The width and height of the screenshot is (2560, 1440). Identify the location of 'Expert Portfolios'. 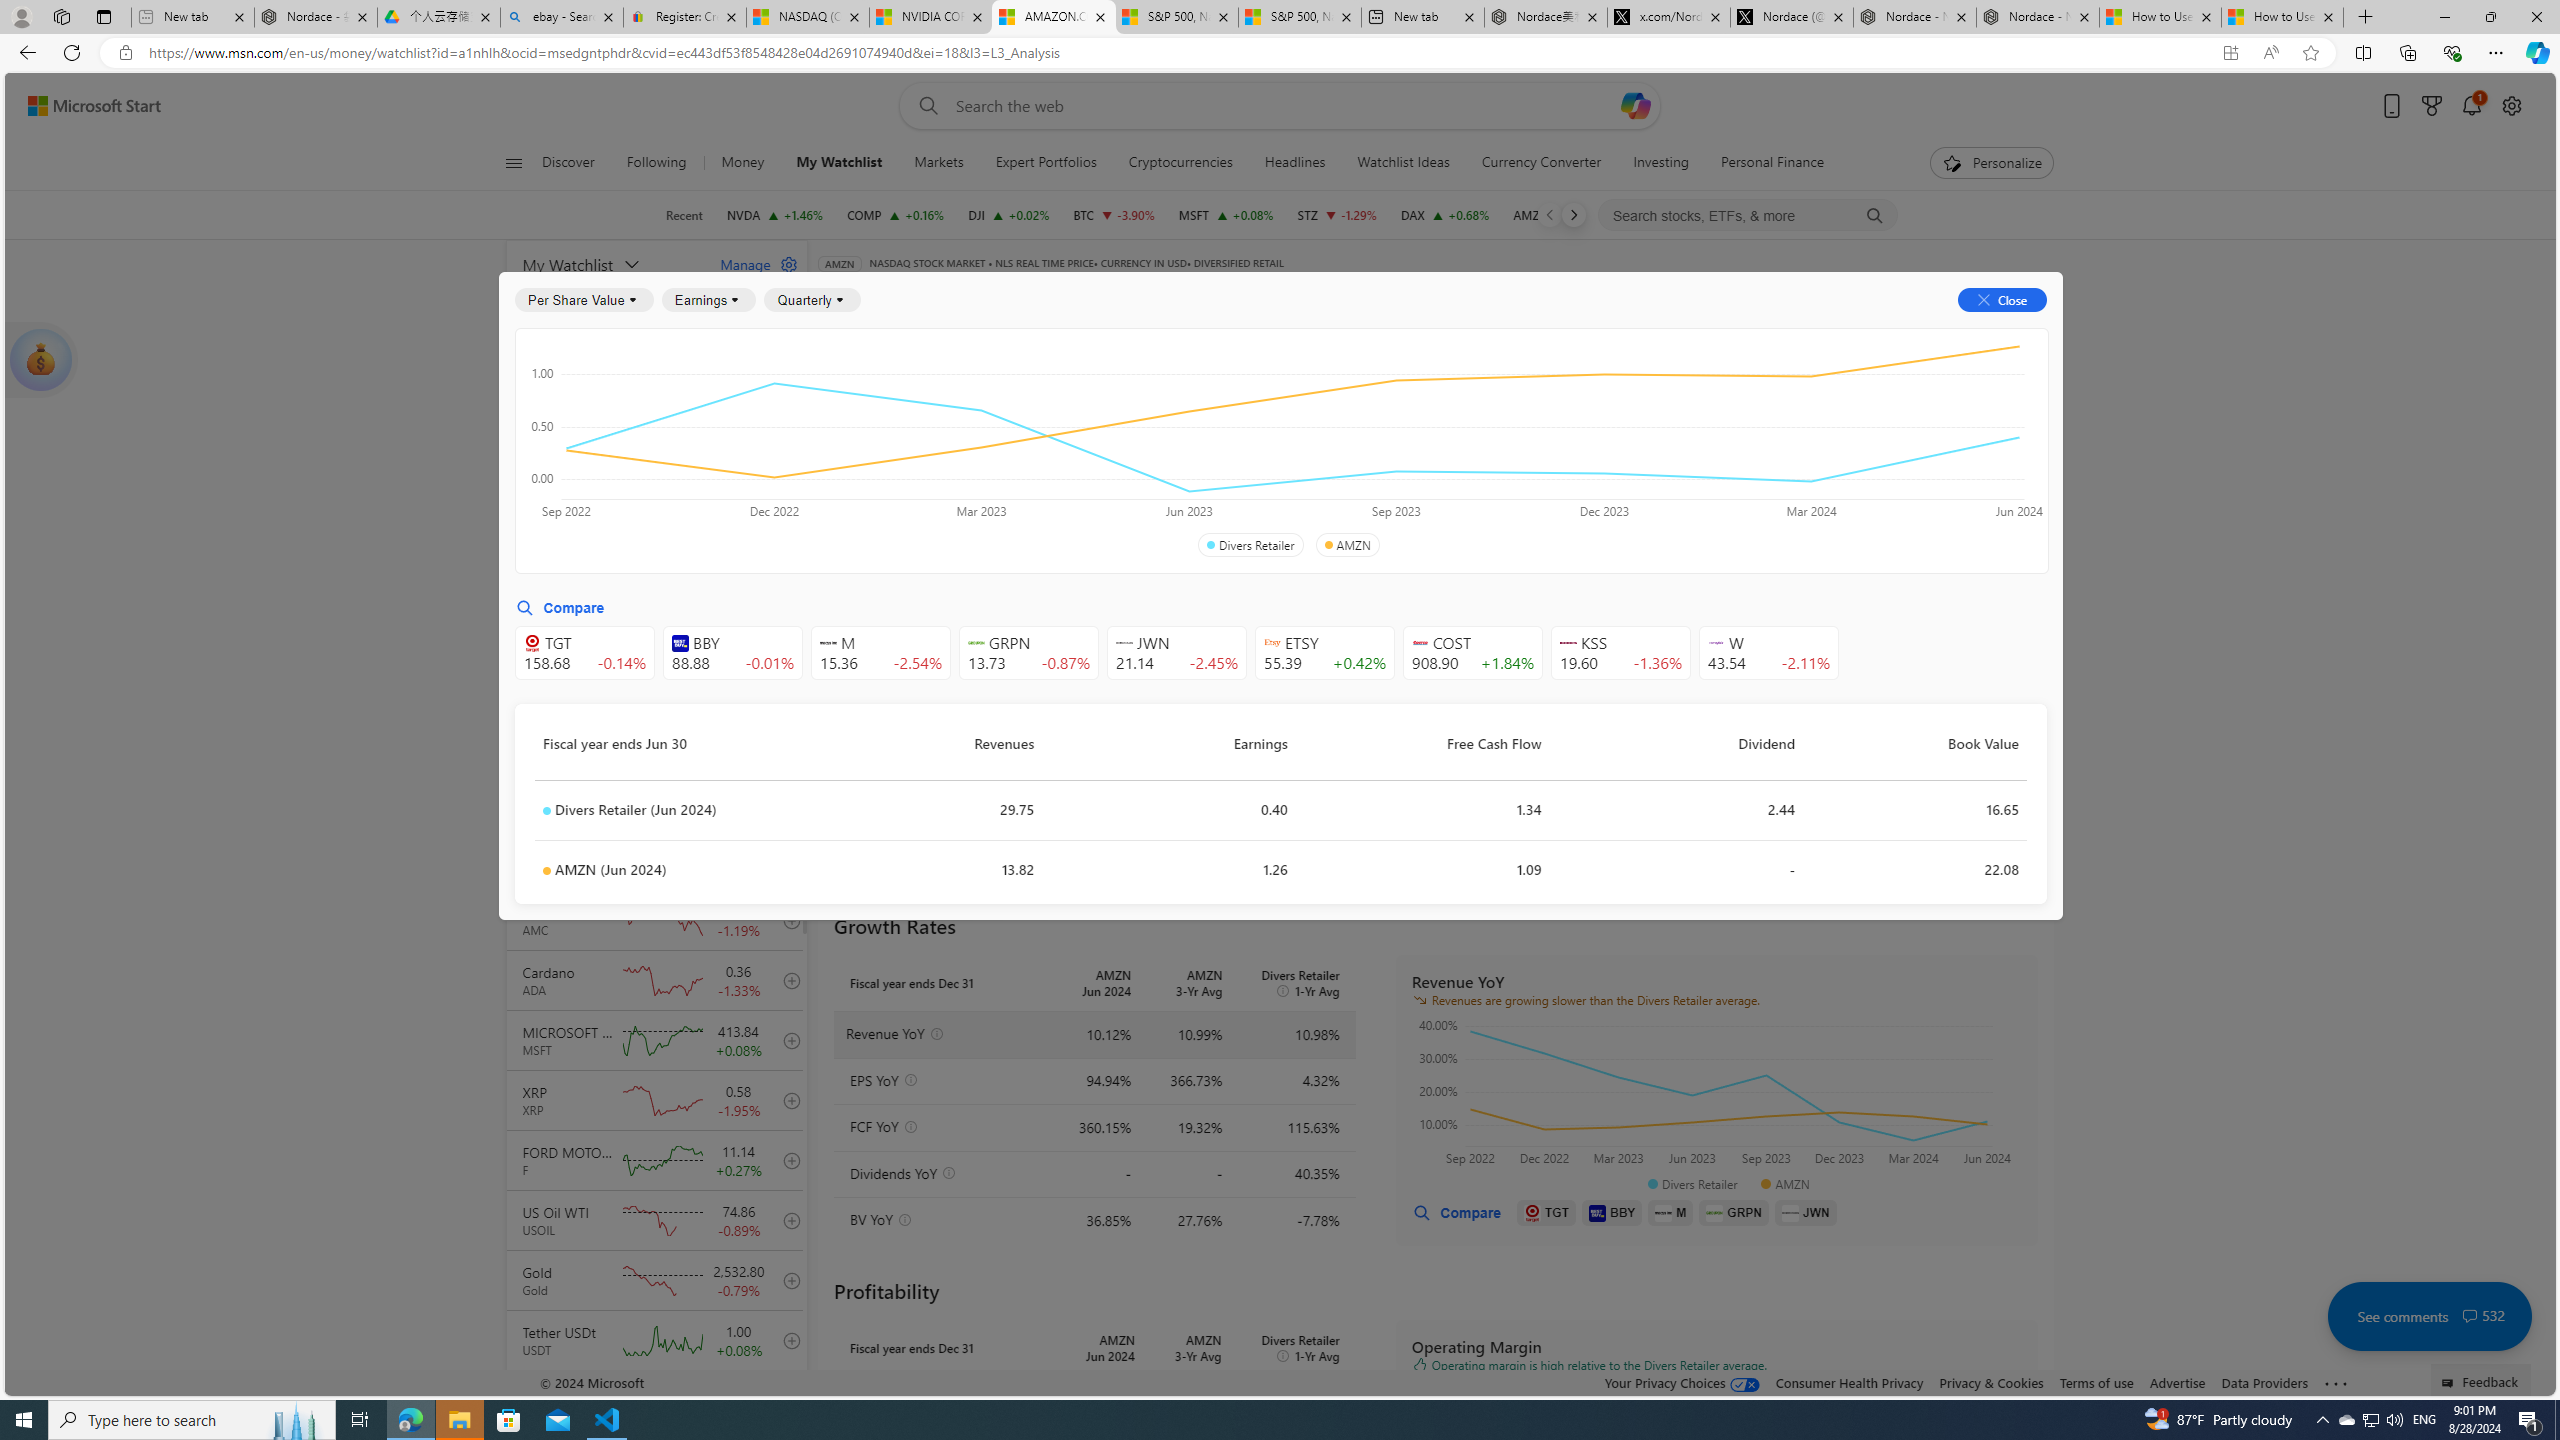
(1047, 162).